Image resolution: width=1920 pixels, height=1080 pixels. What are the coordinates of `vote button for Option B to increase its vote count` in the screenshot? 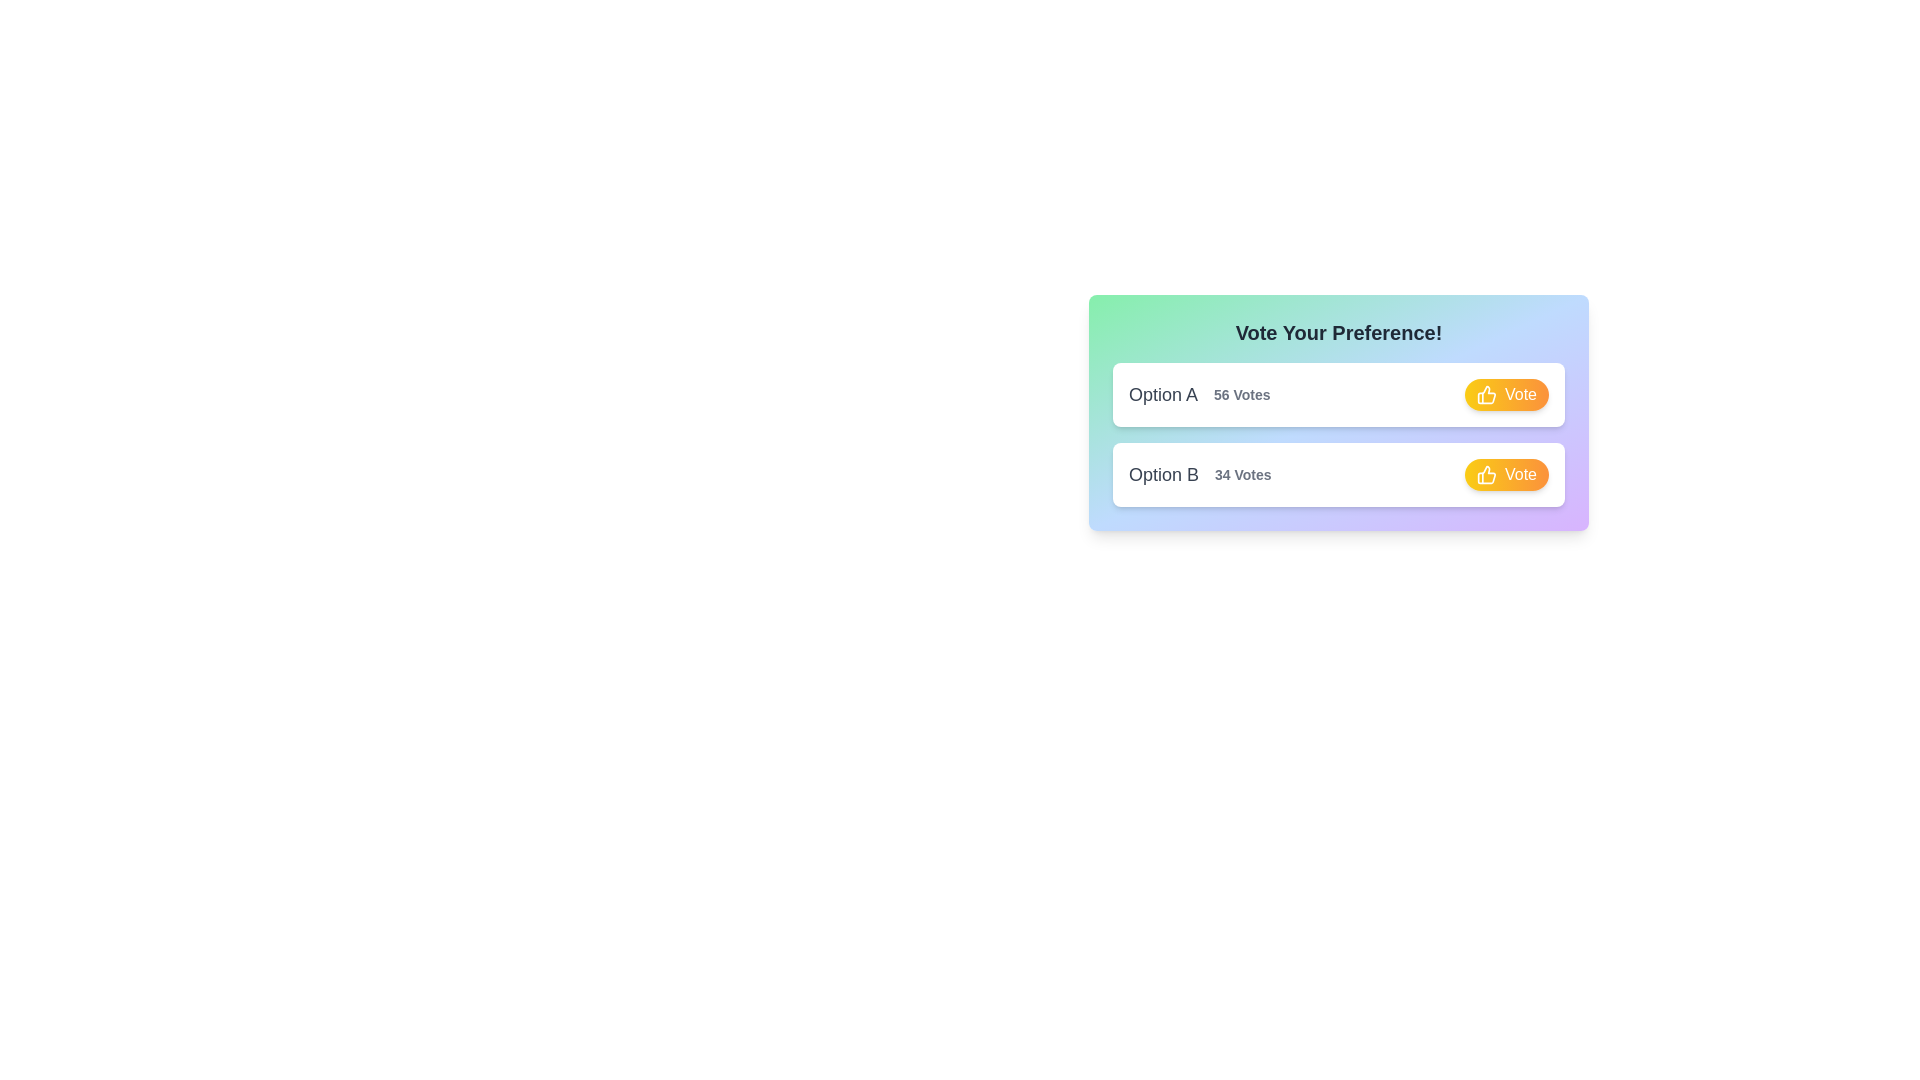 It's located at (1507, 474).